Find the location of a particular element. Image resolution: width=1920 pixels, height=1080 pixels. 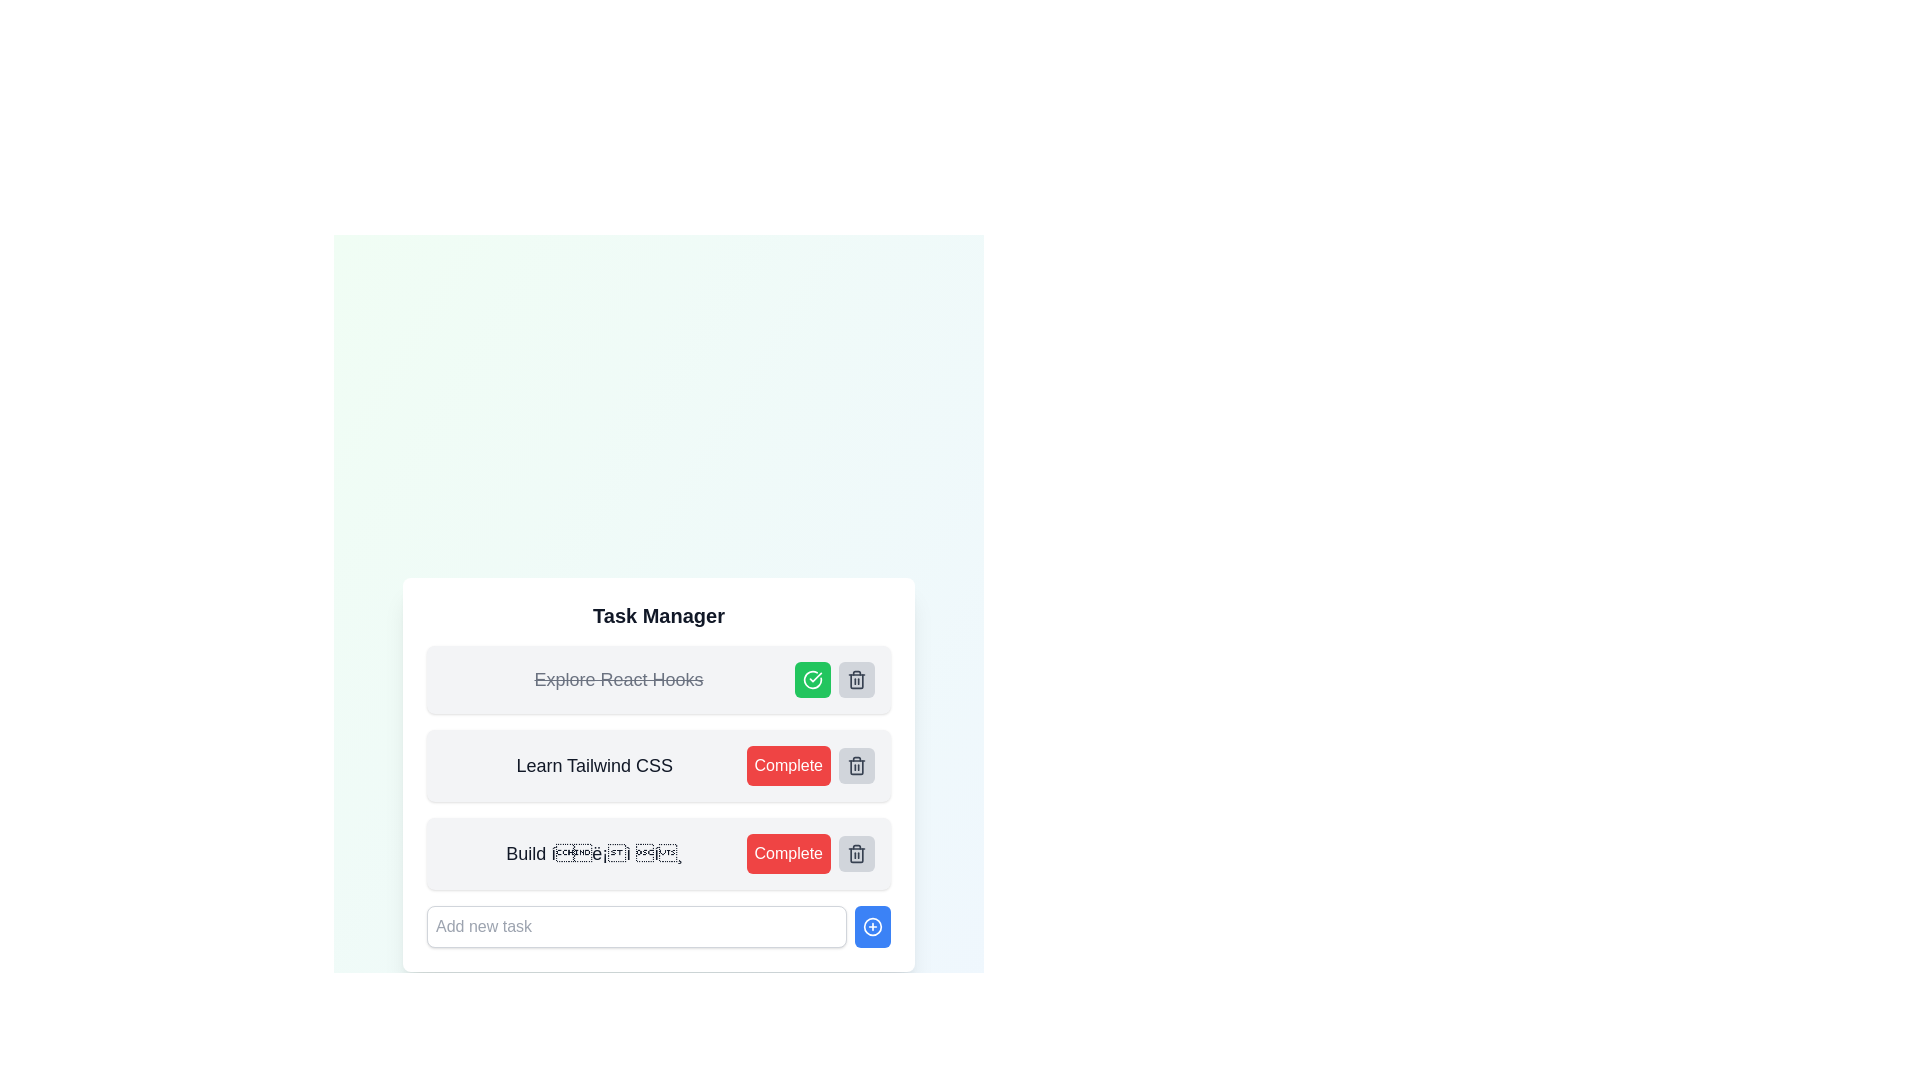

delete button for the task with text 'Learn Tailwind CSS' is located at coordinates (857, 765).